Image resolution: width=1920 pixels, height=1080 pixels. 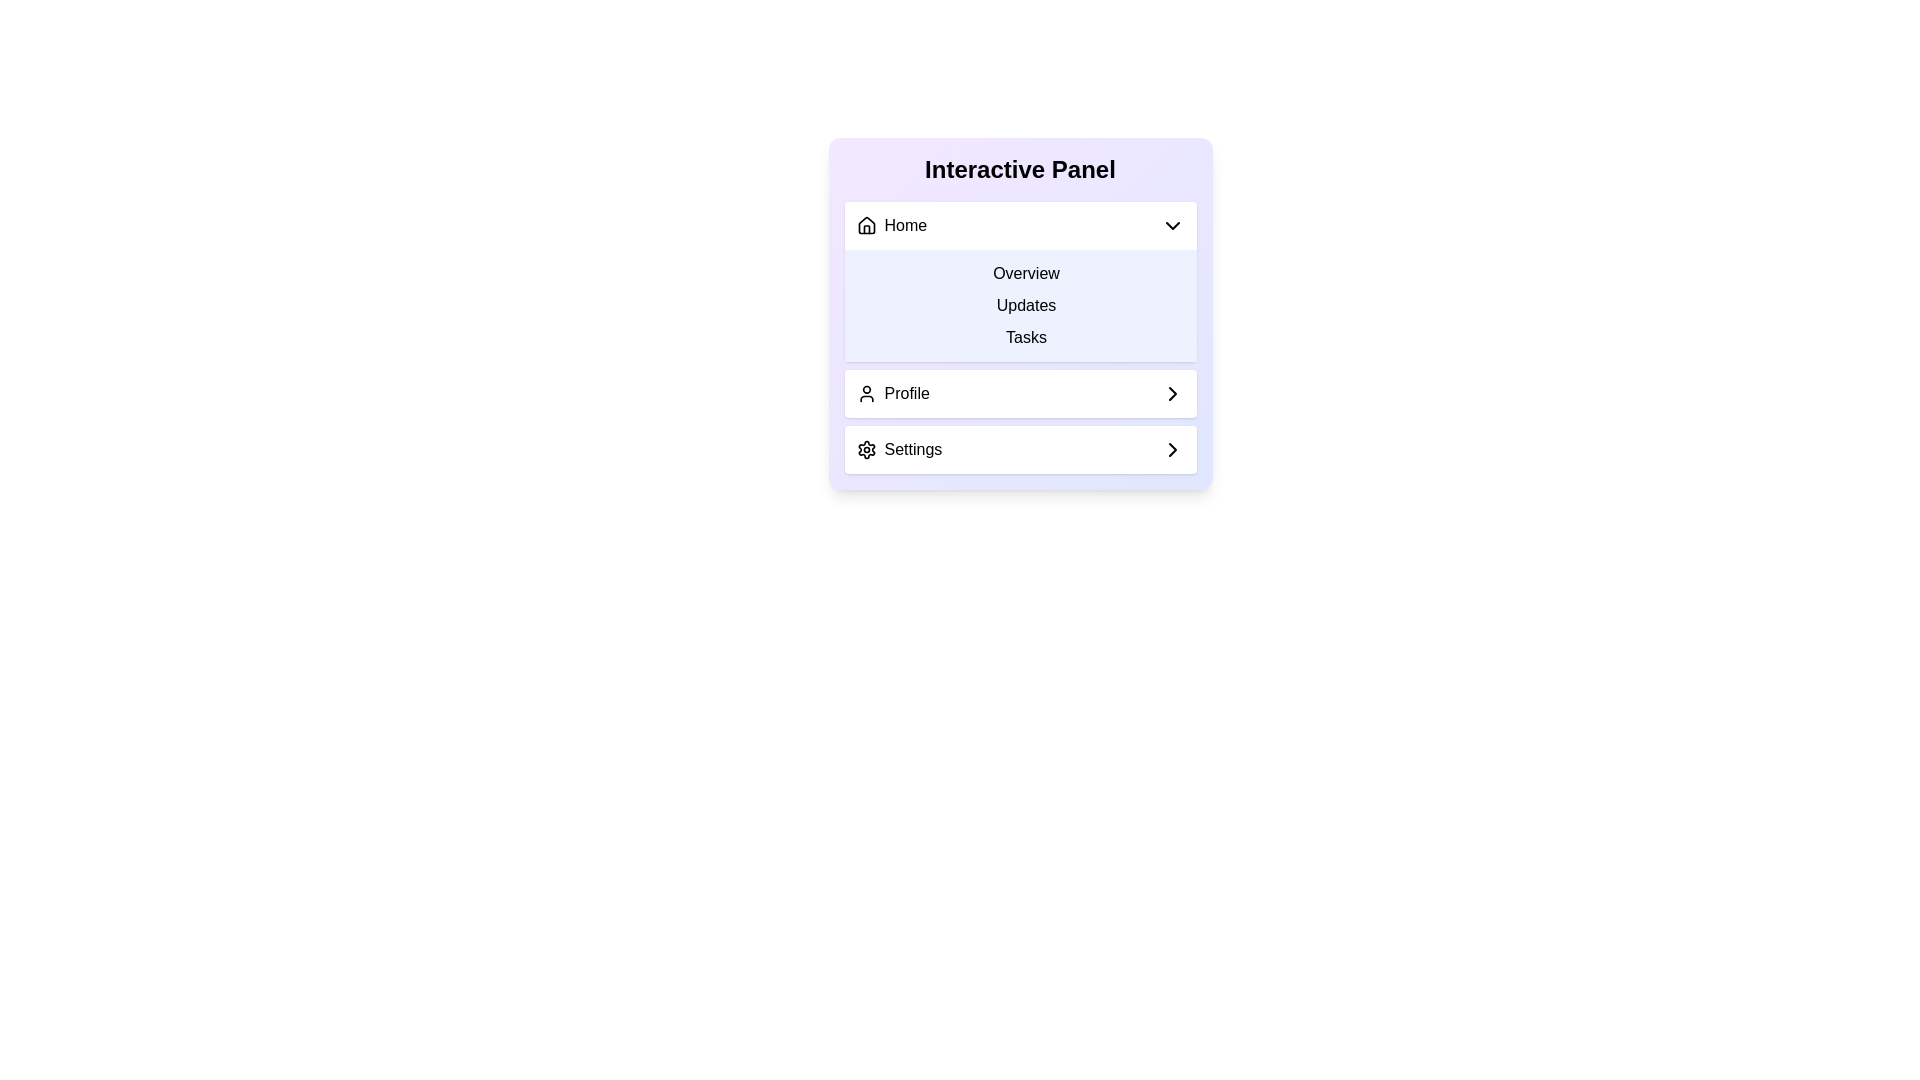 I want to click on the 'Tasks' navigational link located centrally within the Overview dropdown in the interactive panel, so click(x=1020, y=337).